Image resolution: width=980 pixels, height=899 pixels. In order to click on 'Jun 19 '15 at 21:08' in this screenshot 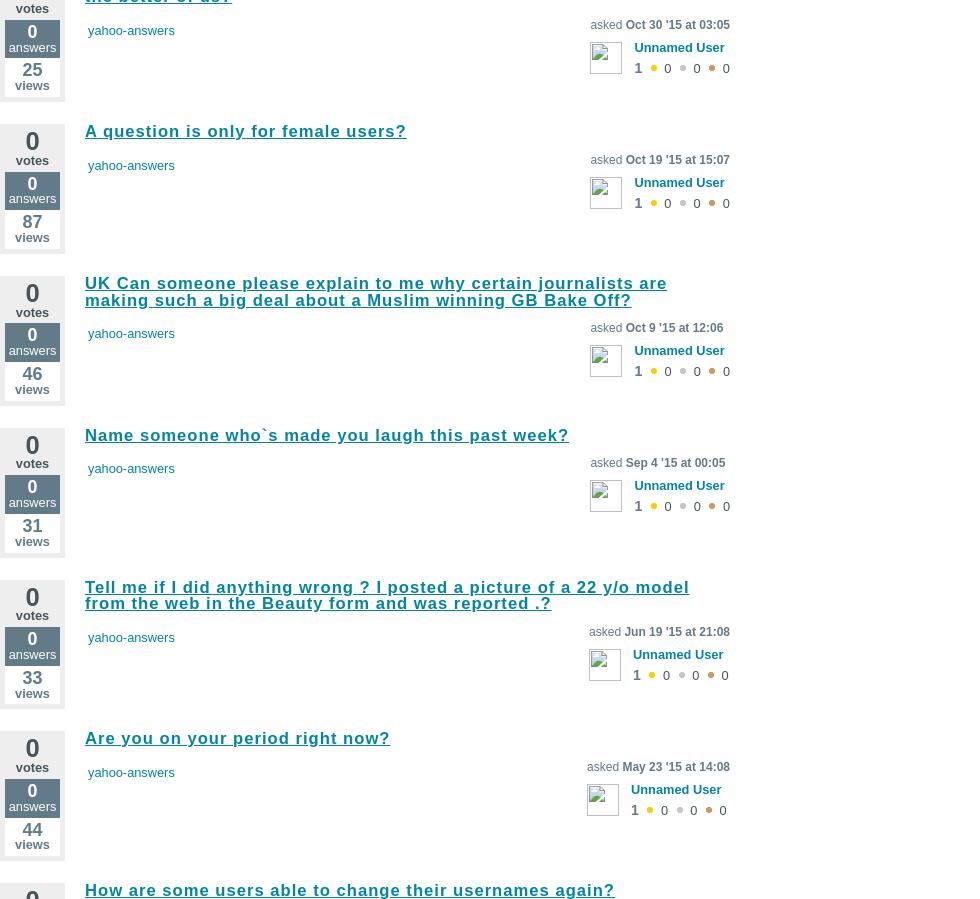, I will do `click(676, 630)`.